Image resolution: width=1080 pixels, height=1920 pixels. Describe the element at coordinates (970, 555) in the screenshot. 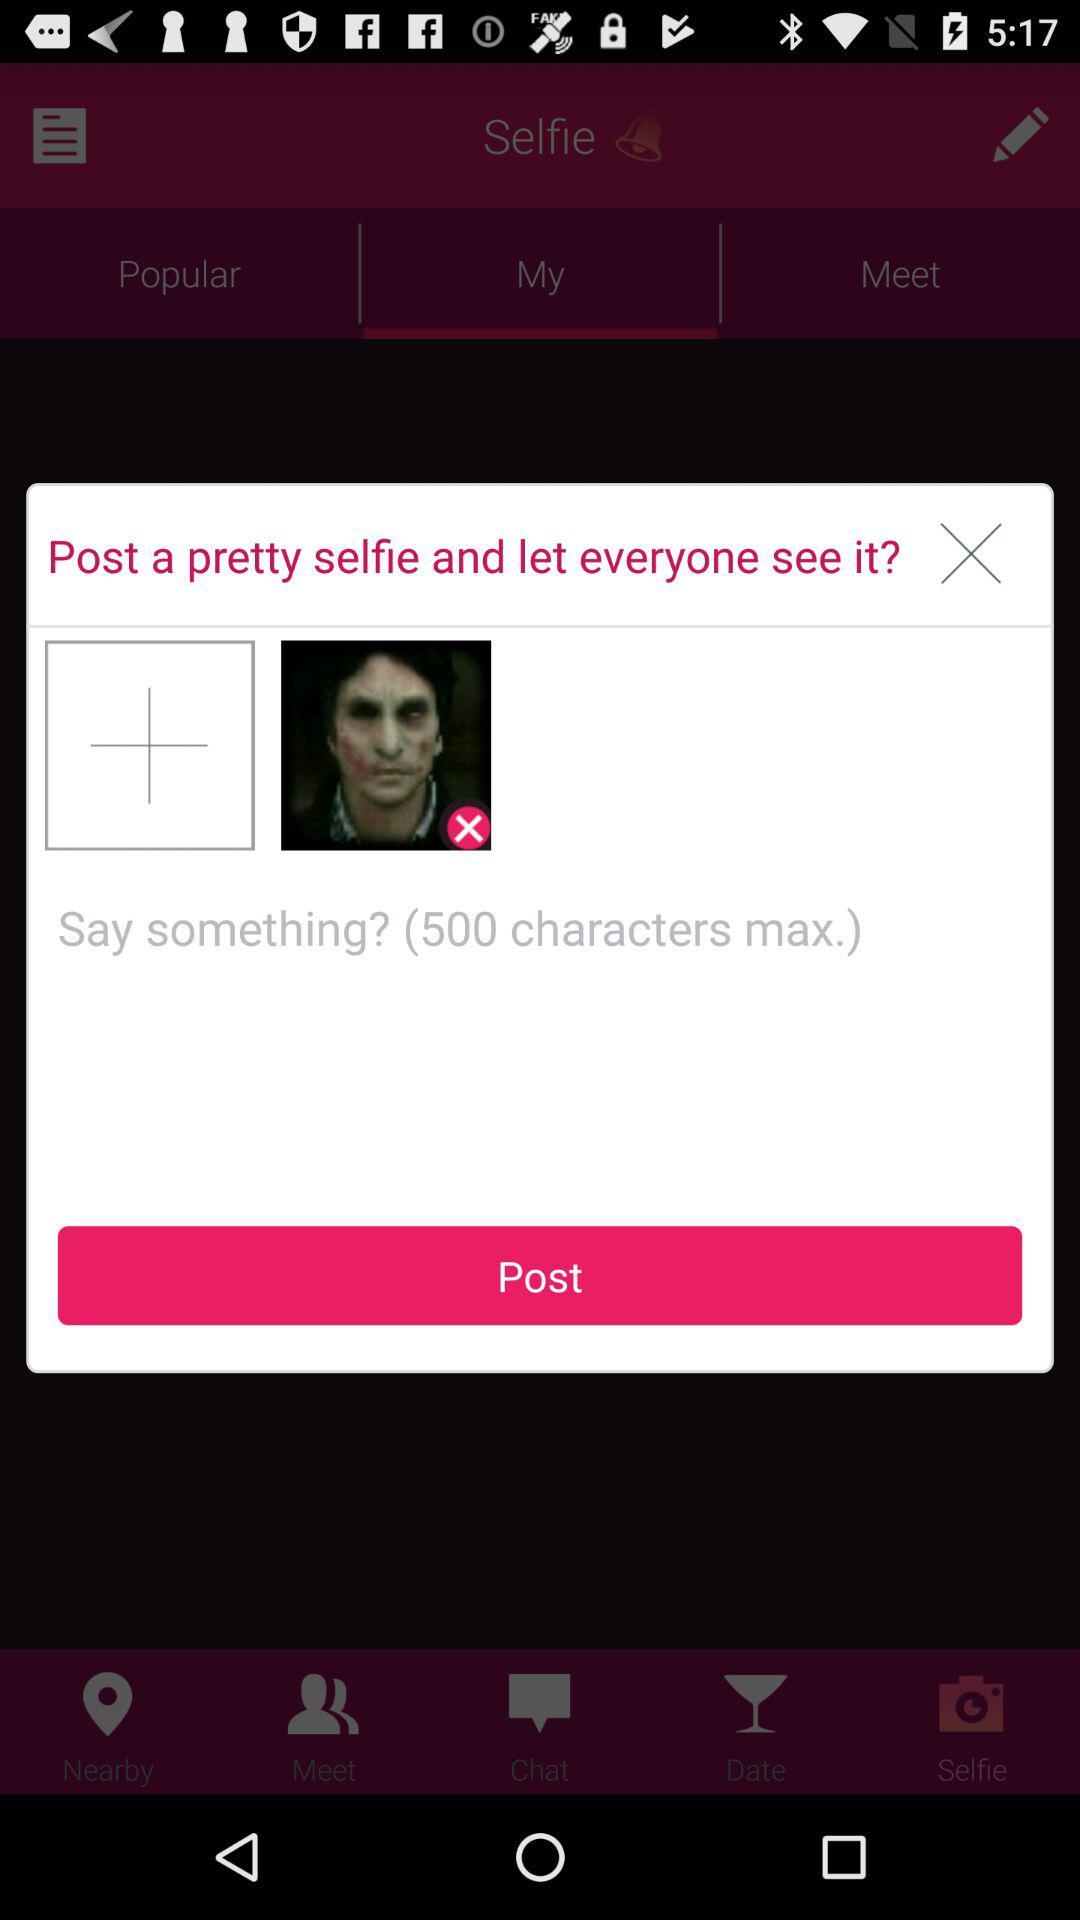

I see `exit out` at that location.